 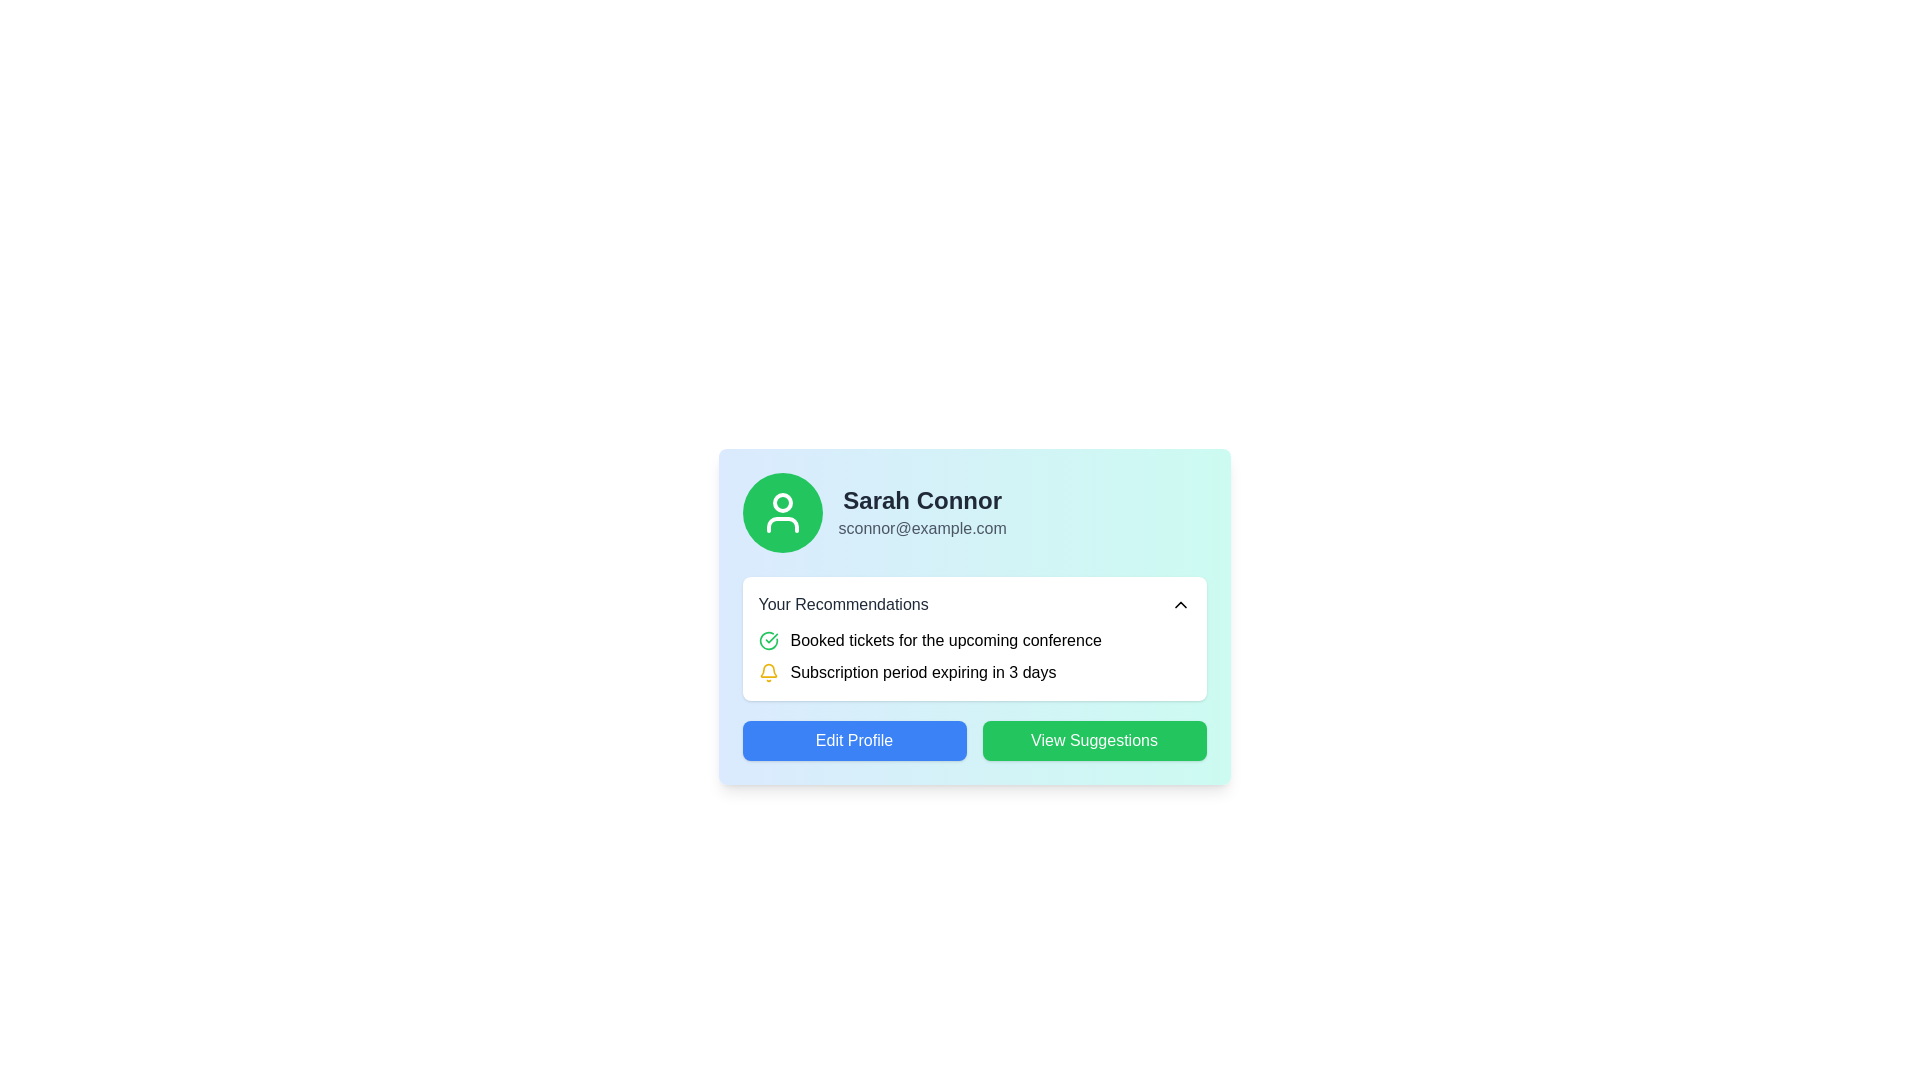 What do you see at coordinates (974, 672) in the screenshot?
I see `notification content about the impending expiration of the subscription period, which is the second item under 'Your Recommendations' in the user recommendations card` at bounding box center [974, 672].